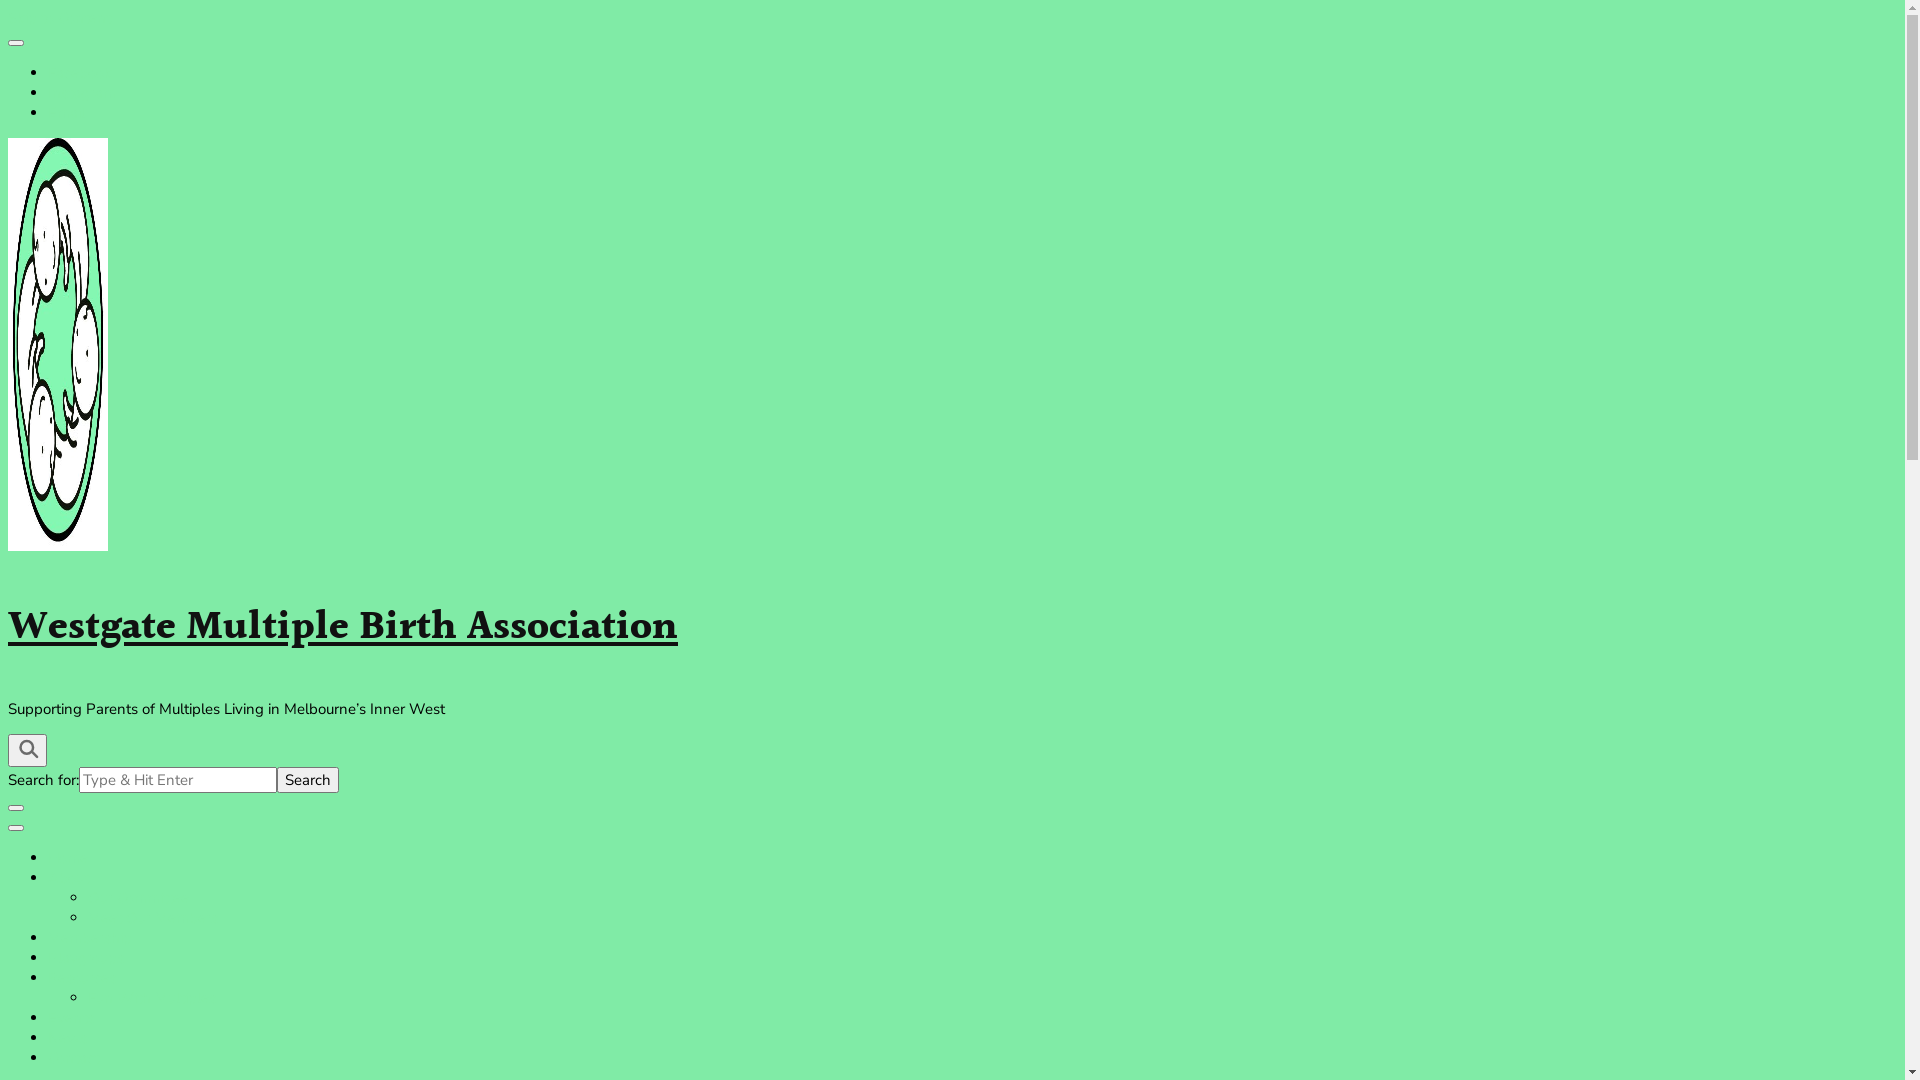 The width and height of the screenshot is (1920, 1080). Describe the element at coordinates (48, 856) in the screenshot. I see `'Home'` at that location.